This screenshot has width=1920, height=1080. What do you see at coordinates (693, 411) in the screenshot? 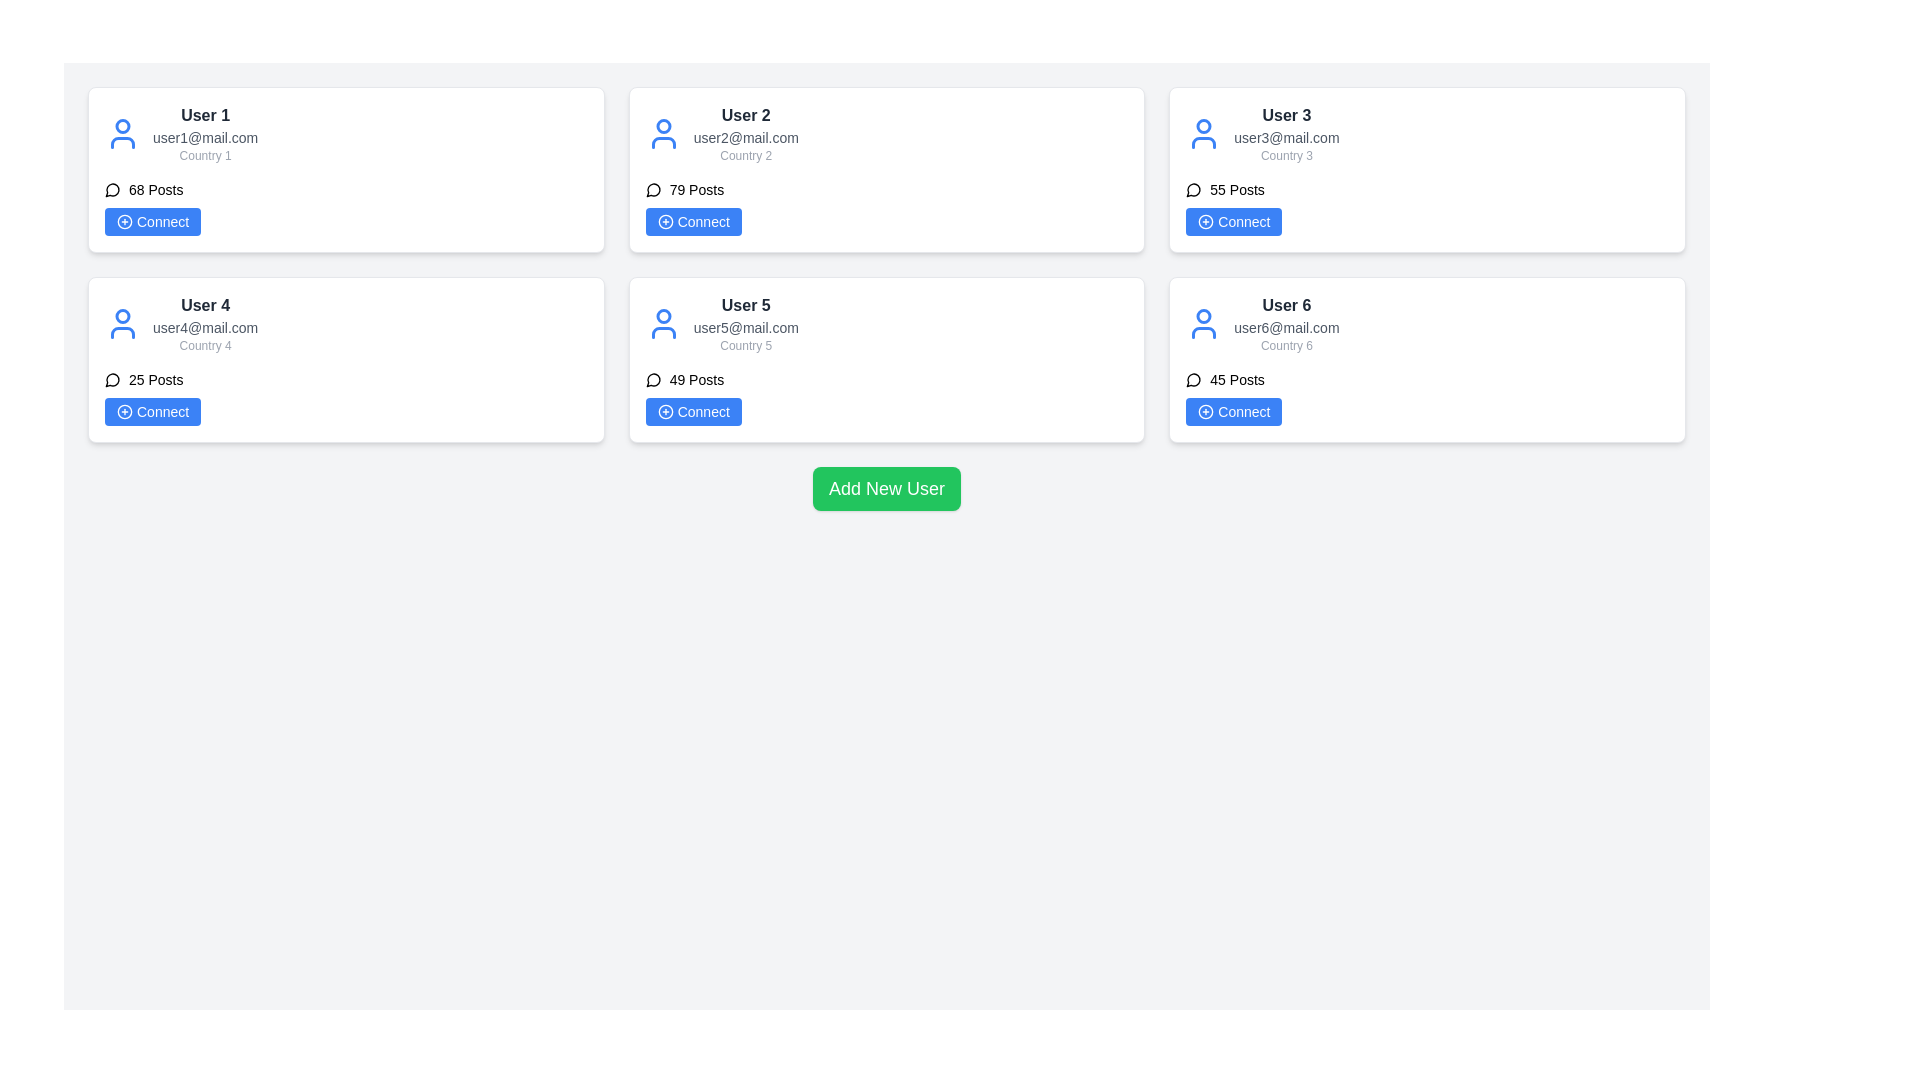
I see `the 'Connect' button with a blue background and white text, located in the lower section of the 'User 5' card` at bounding box center [693, 411].